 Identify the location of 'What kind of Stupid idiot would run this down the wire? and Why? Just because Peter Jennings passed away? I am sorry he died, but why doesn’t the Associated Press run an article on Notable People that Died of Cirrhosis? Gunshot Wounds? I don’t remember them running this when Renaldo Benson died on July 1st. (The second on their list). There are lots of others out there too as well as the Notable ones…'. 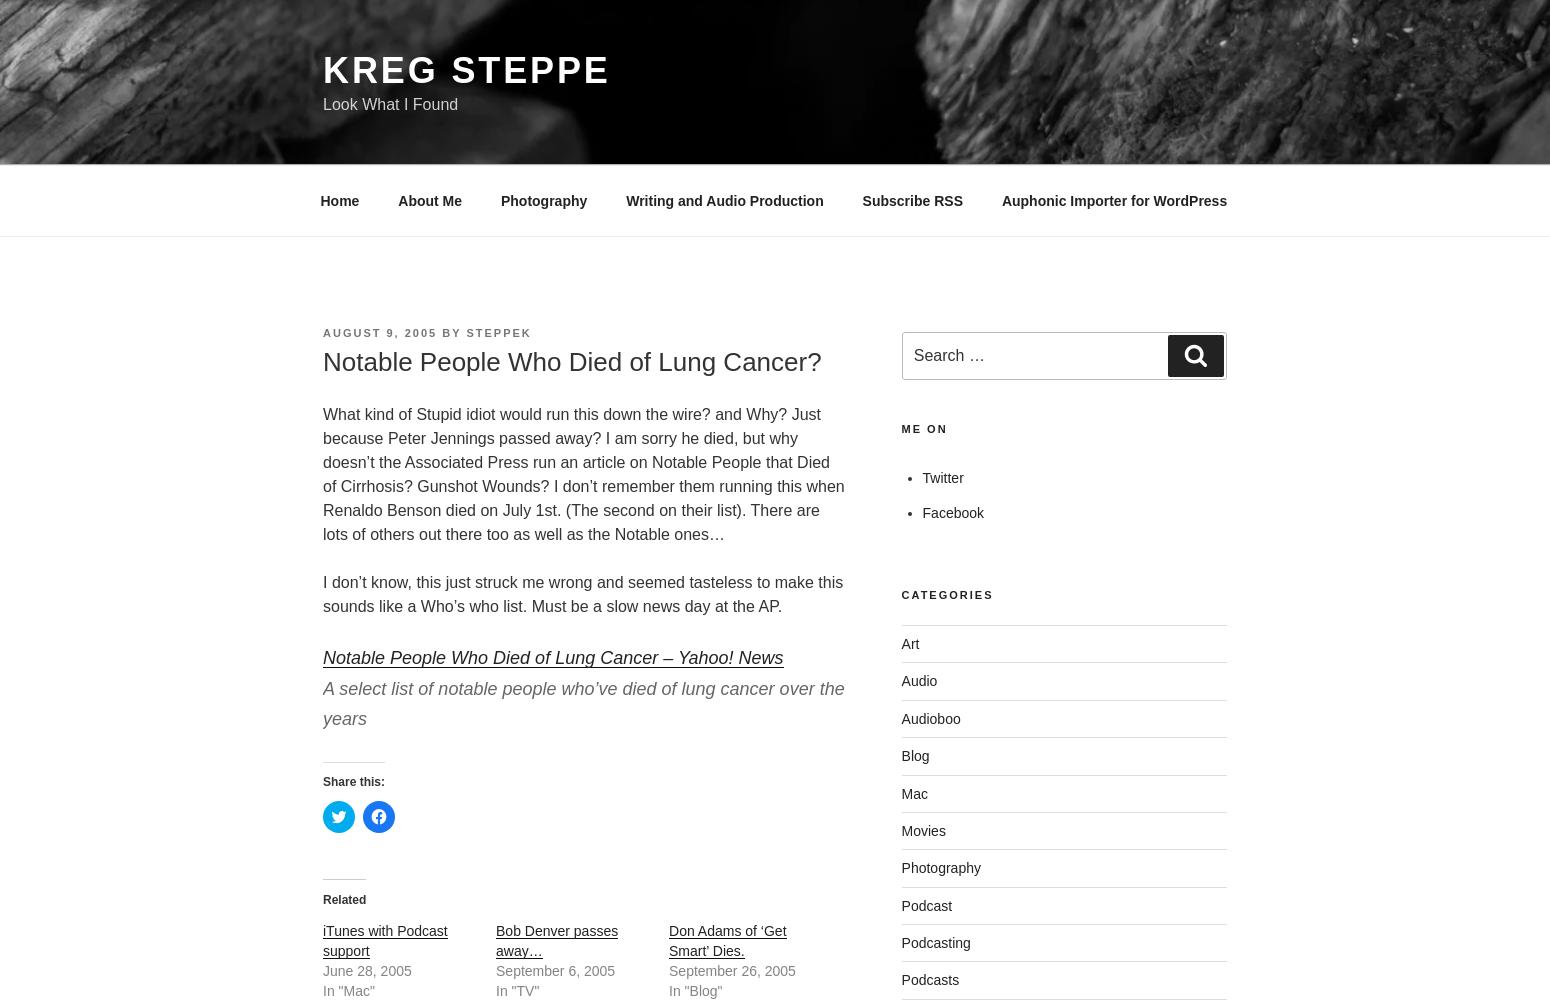
(322, 473).